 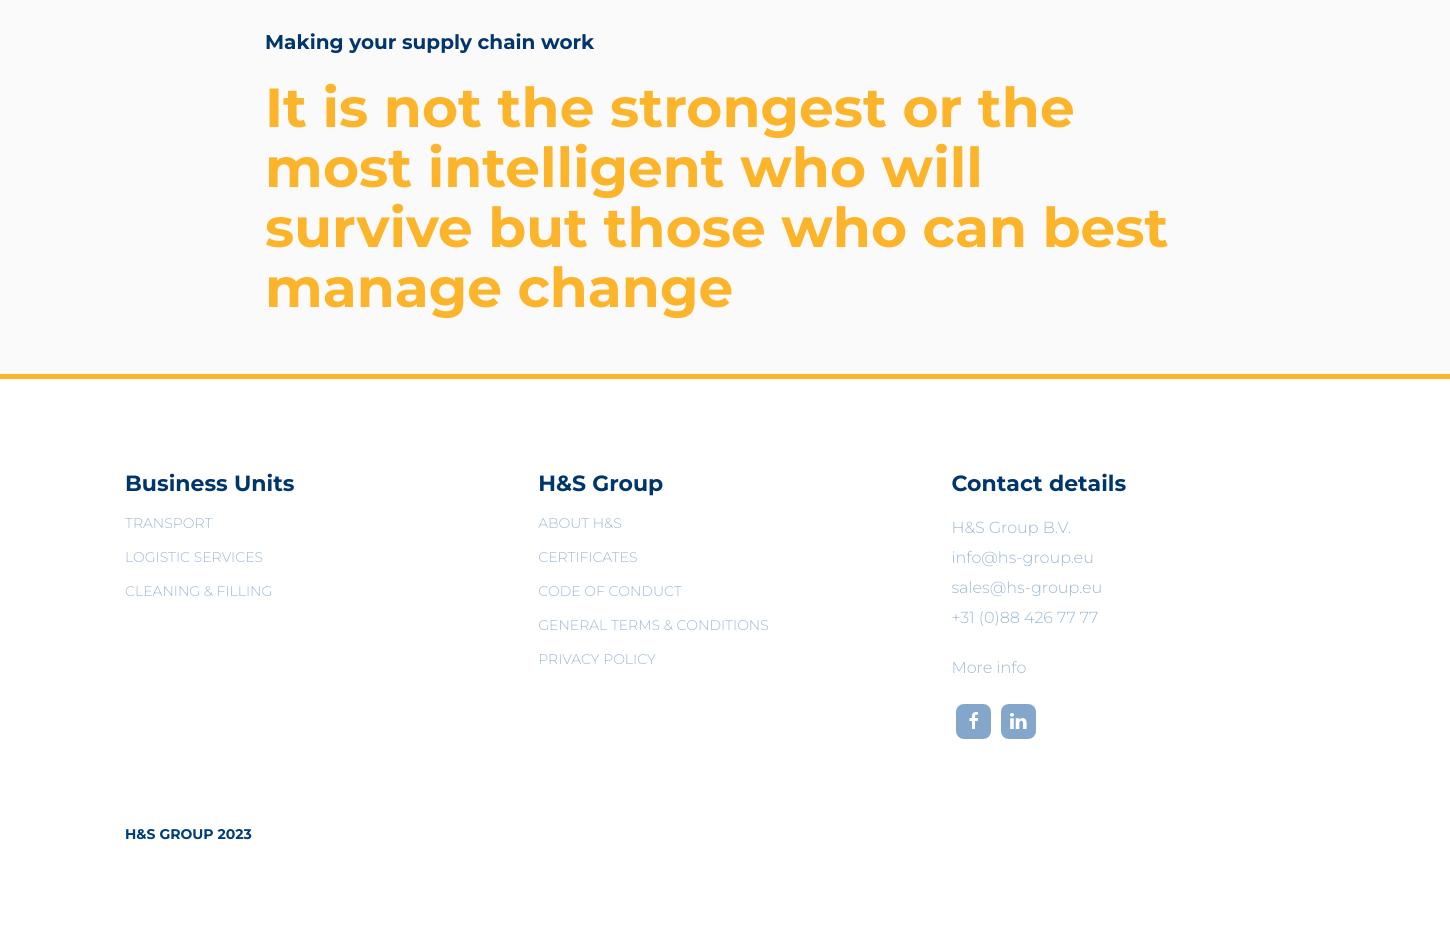 I want to click on 'About H&S', so click(x=579, y=523).